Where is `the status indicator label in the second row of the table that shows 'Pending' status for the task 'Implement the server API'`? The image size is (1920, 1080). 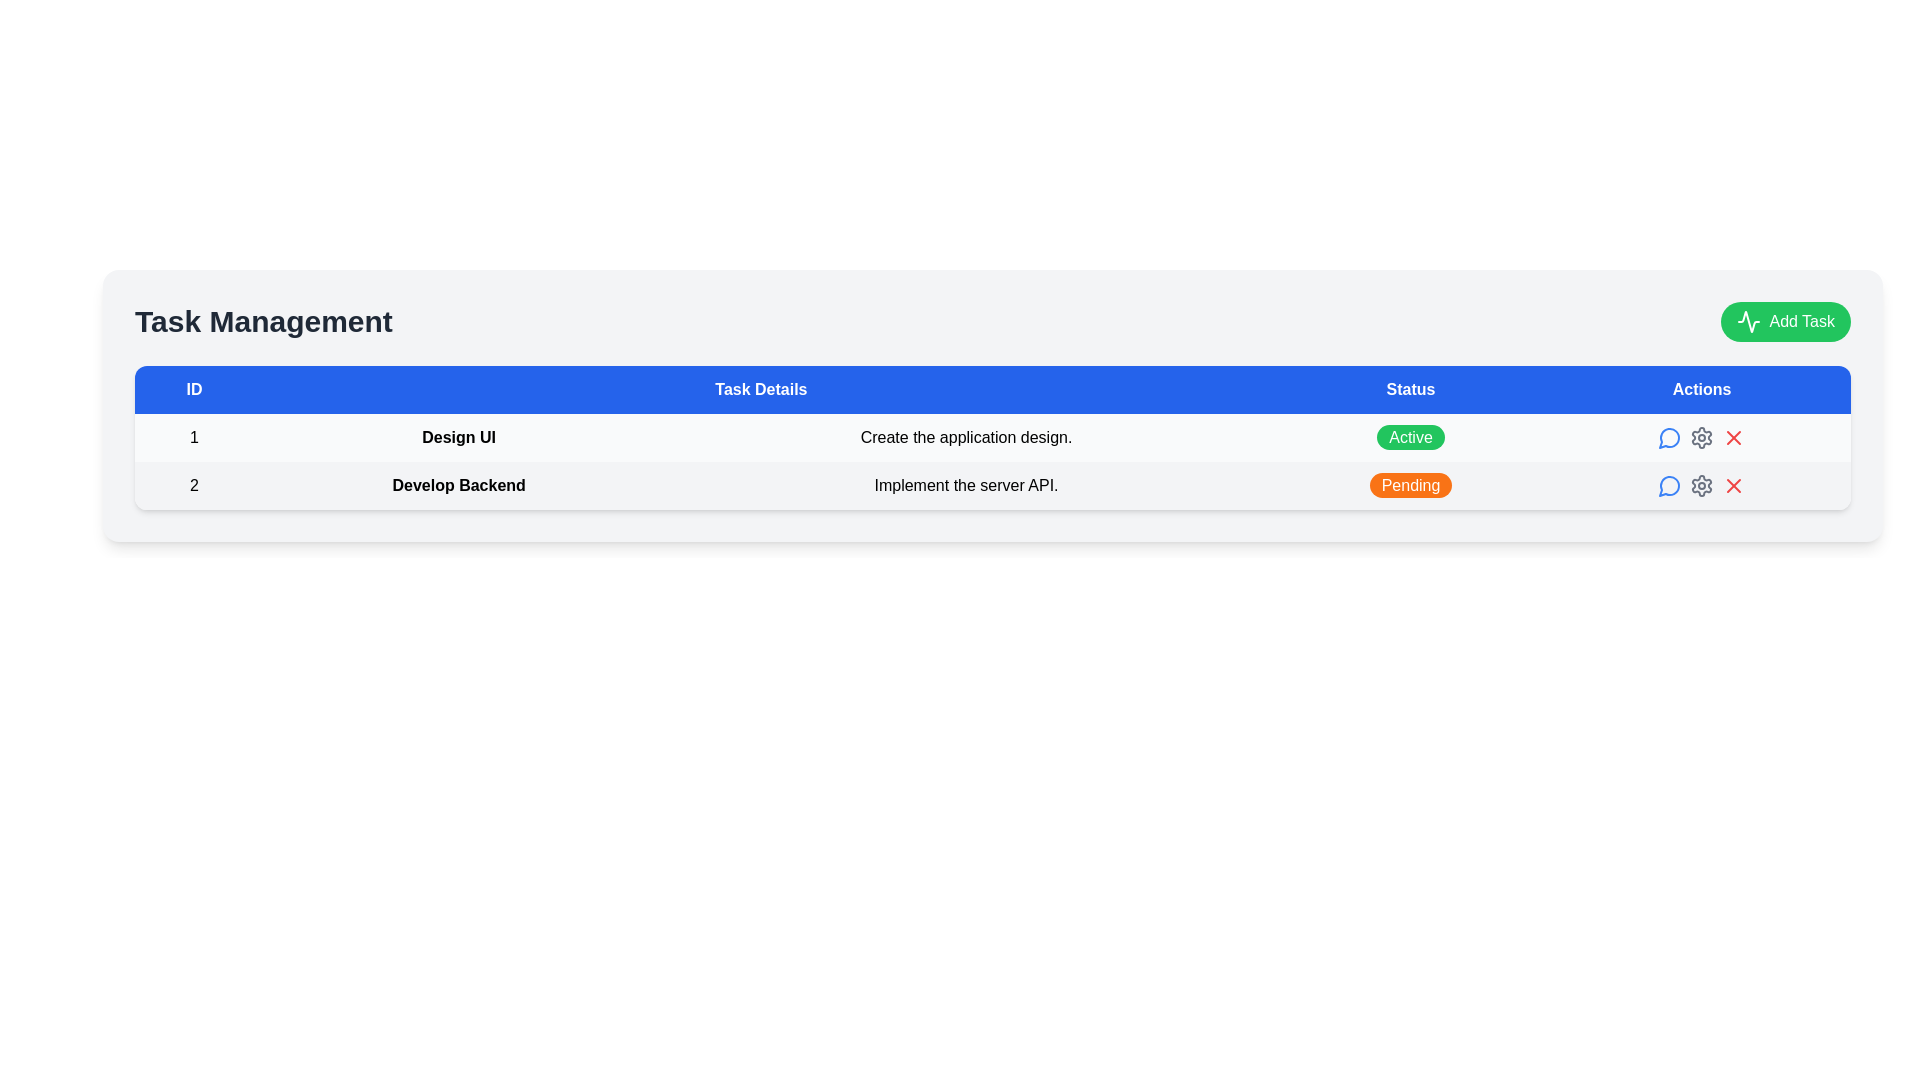
the status indicator label in the second row of the table that shows 'Pending' status for the task 'Implement the server API' is located at coordinates (1410, 486).